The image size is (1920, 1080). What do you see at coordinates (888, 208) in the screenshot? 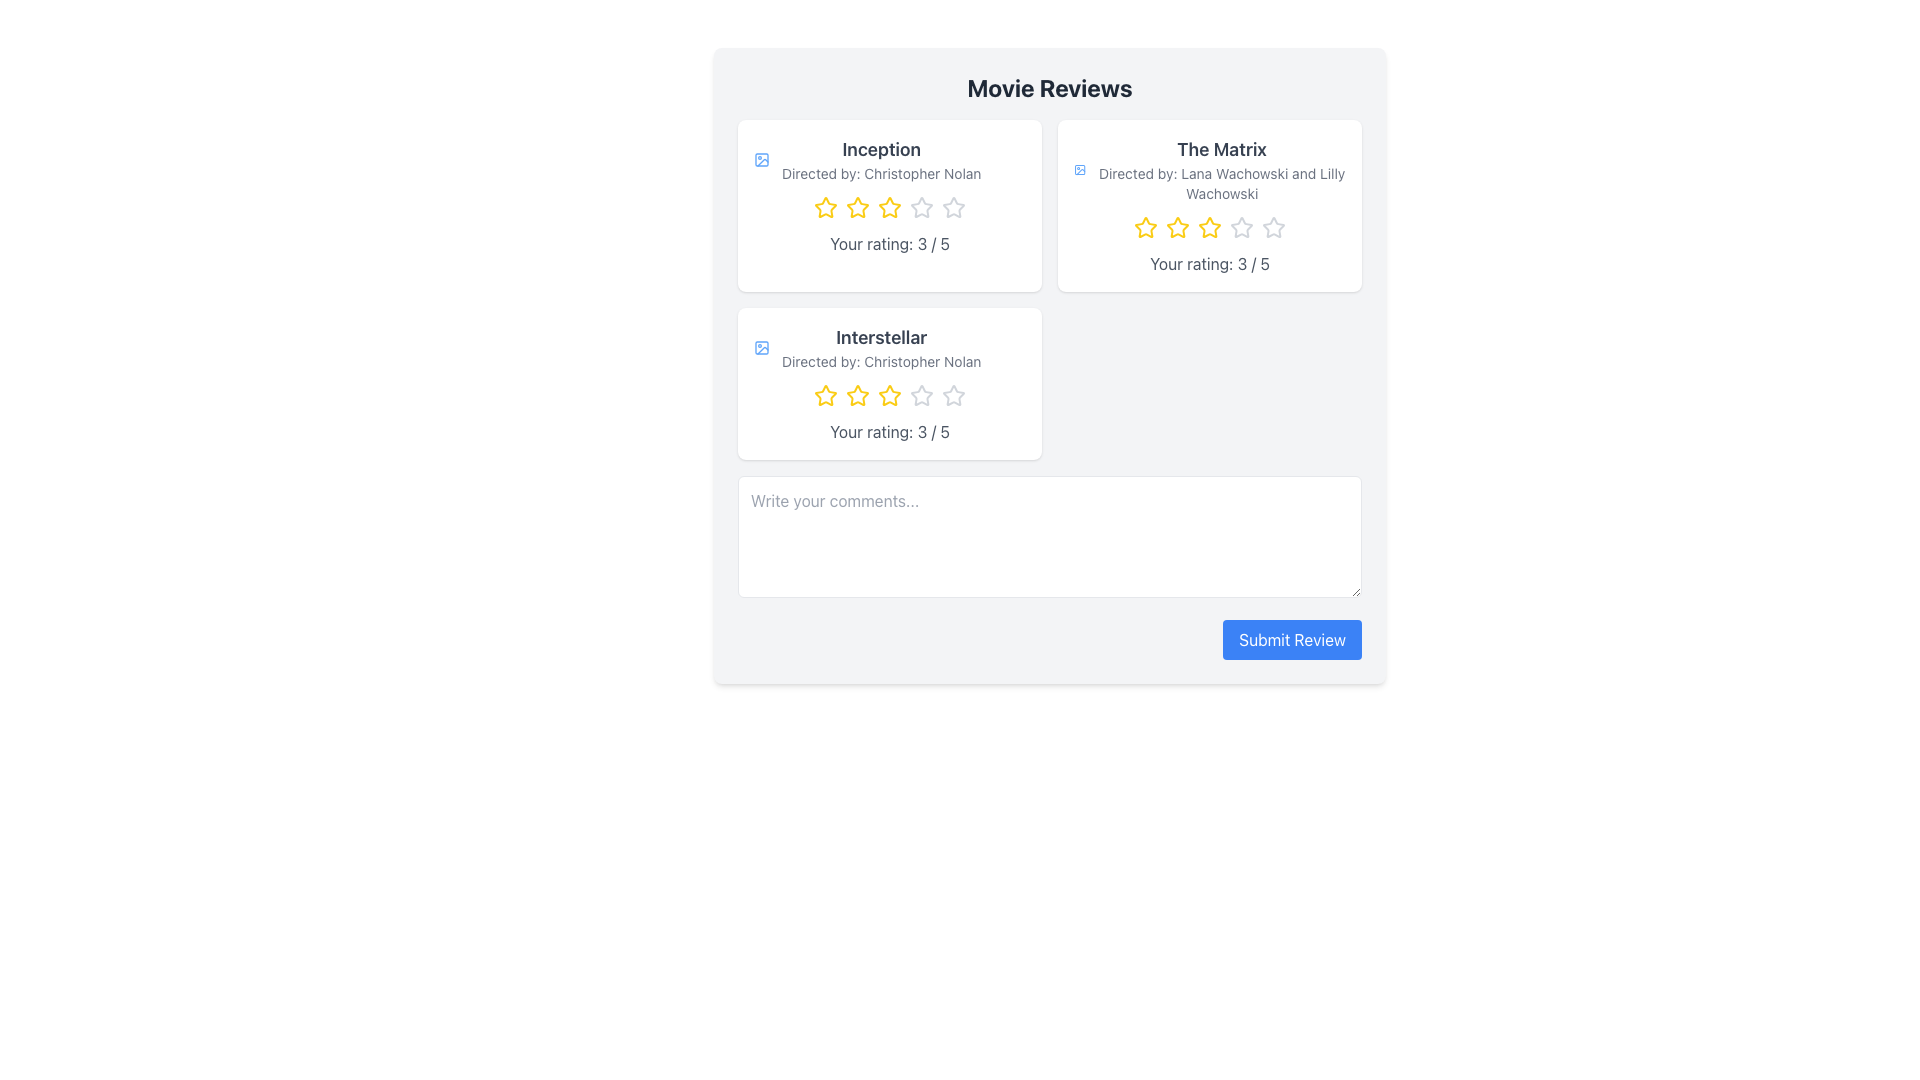
I see `on the Rating Control for the movie 'Inception'` at bounding box center [888, 208].